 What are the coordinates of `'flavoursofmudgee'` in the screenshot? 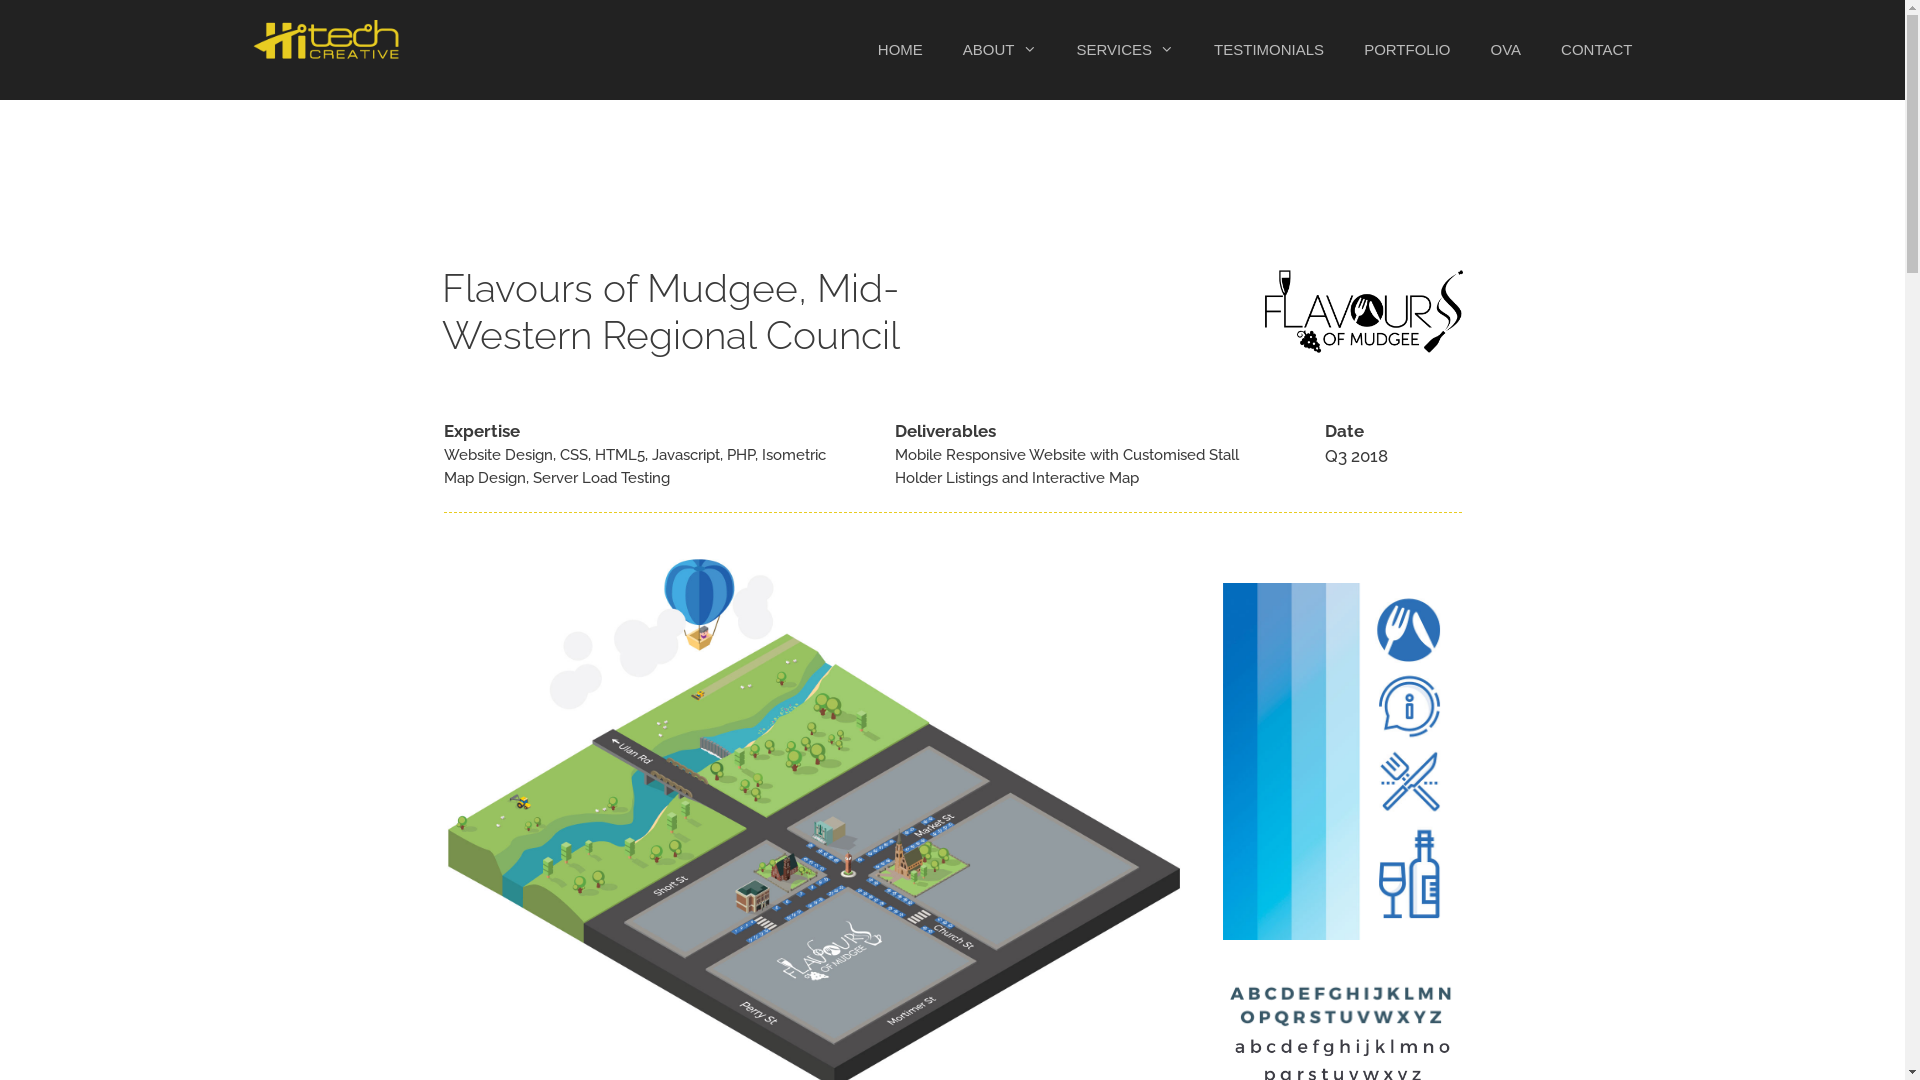 It's located at (1362, 311).